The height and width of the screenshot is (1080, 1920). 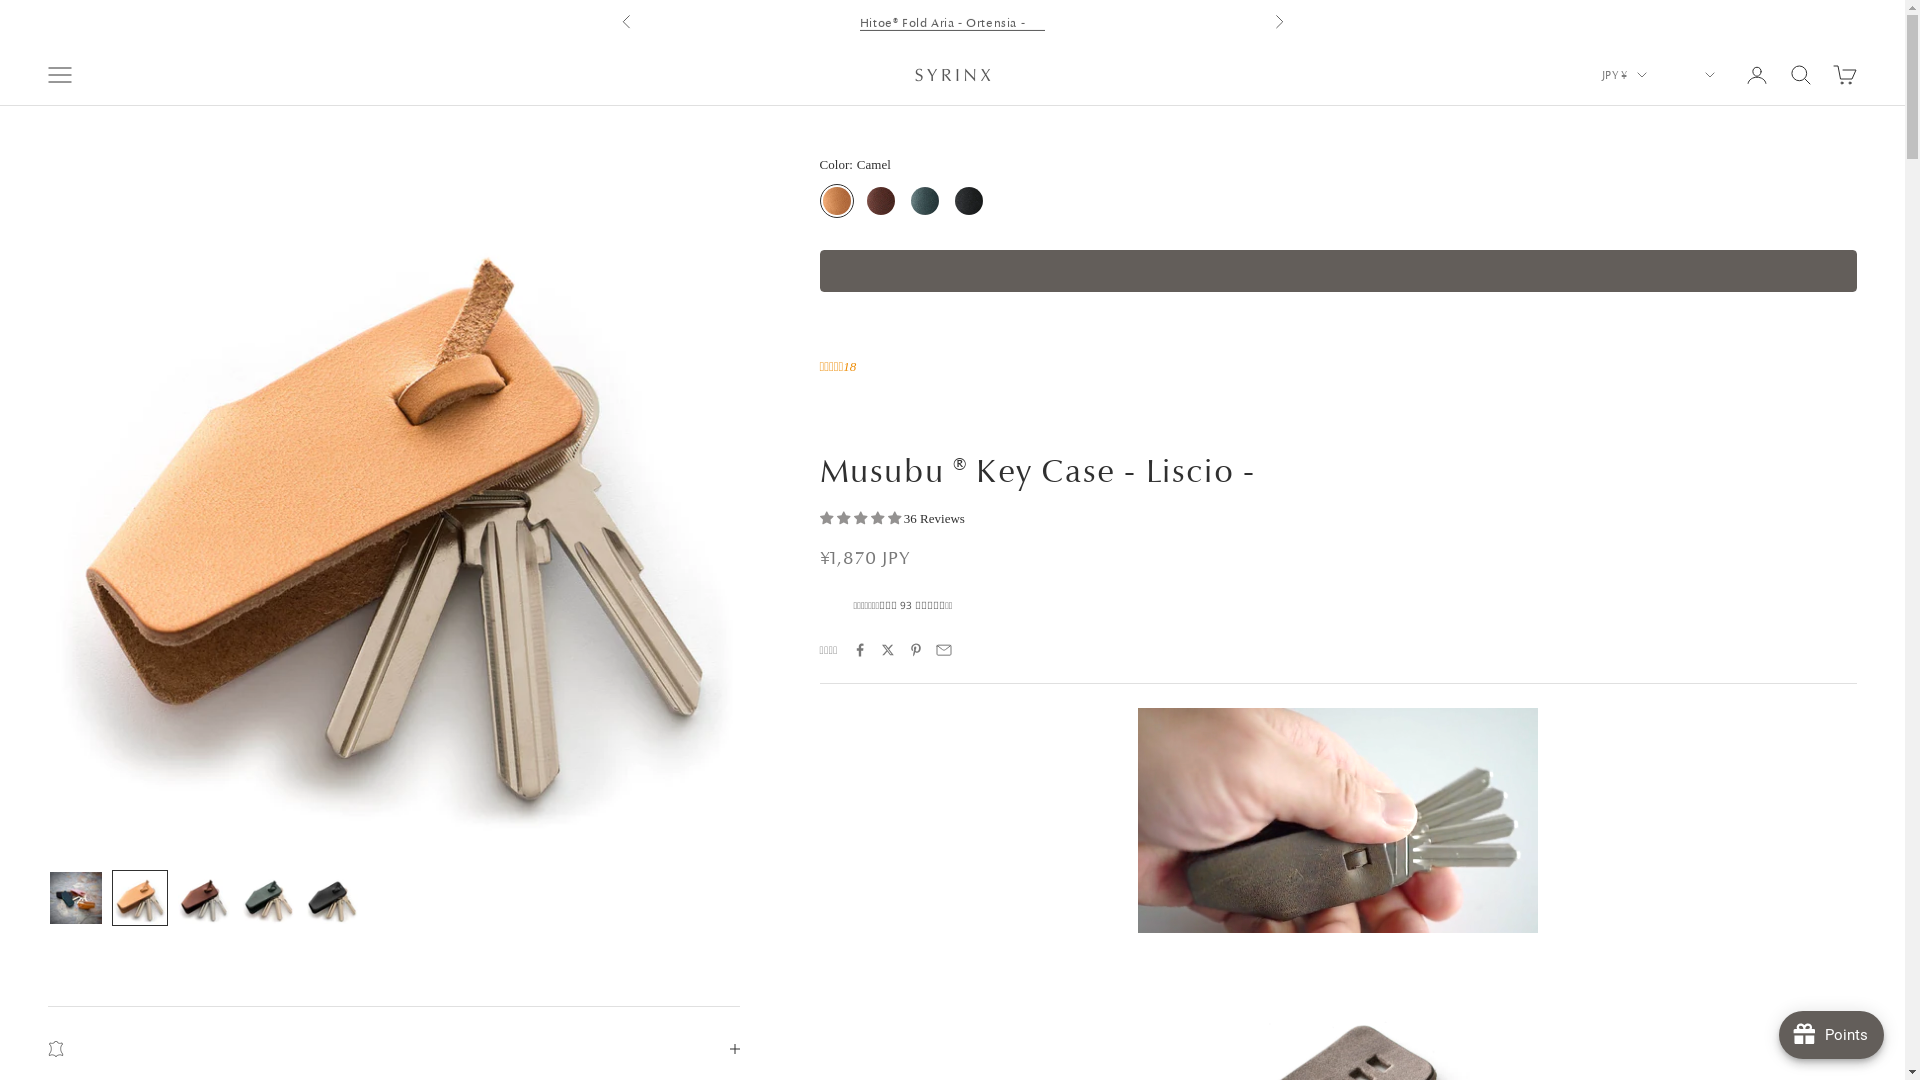 What do you see at coordinates (950, 73) in the screenshot?
I see `'Syrinx'` at bounding box center [950, 73].